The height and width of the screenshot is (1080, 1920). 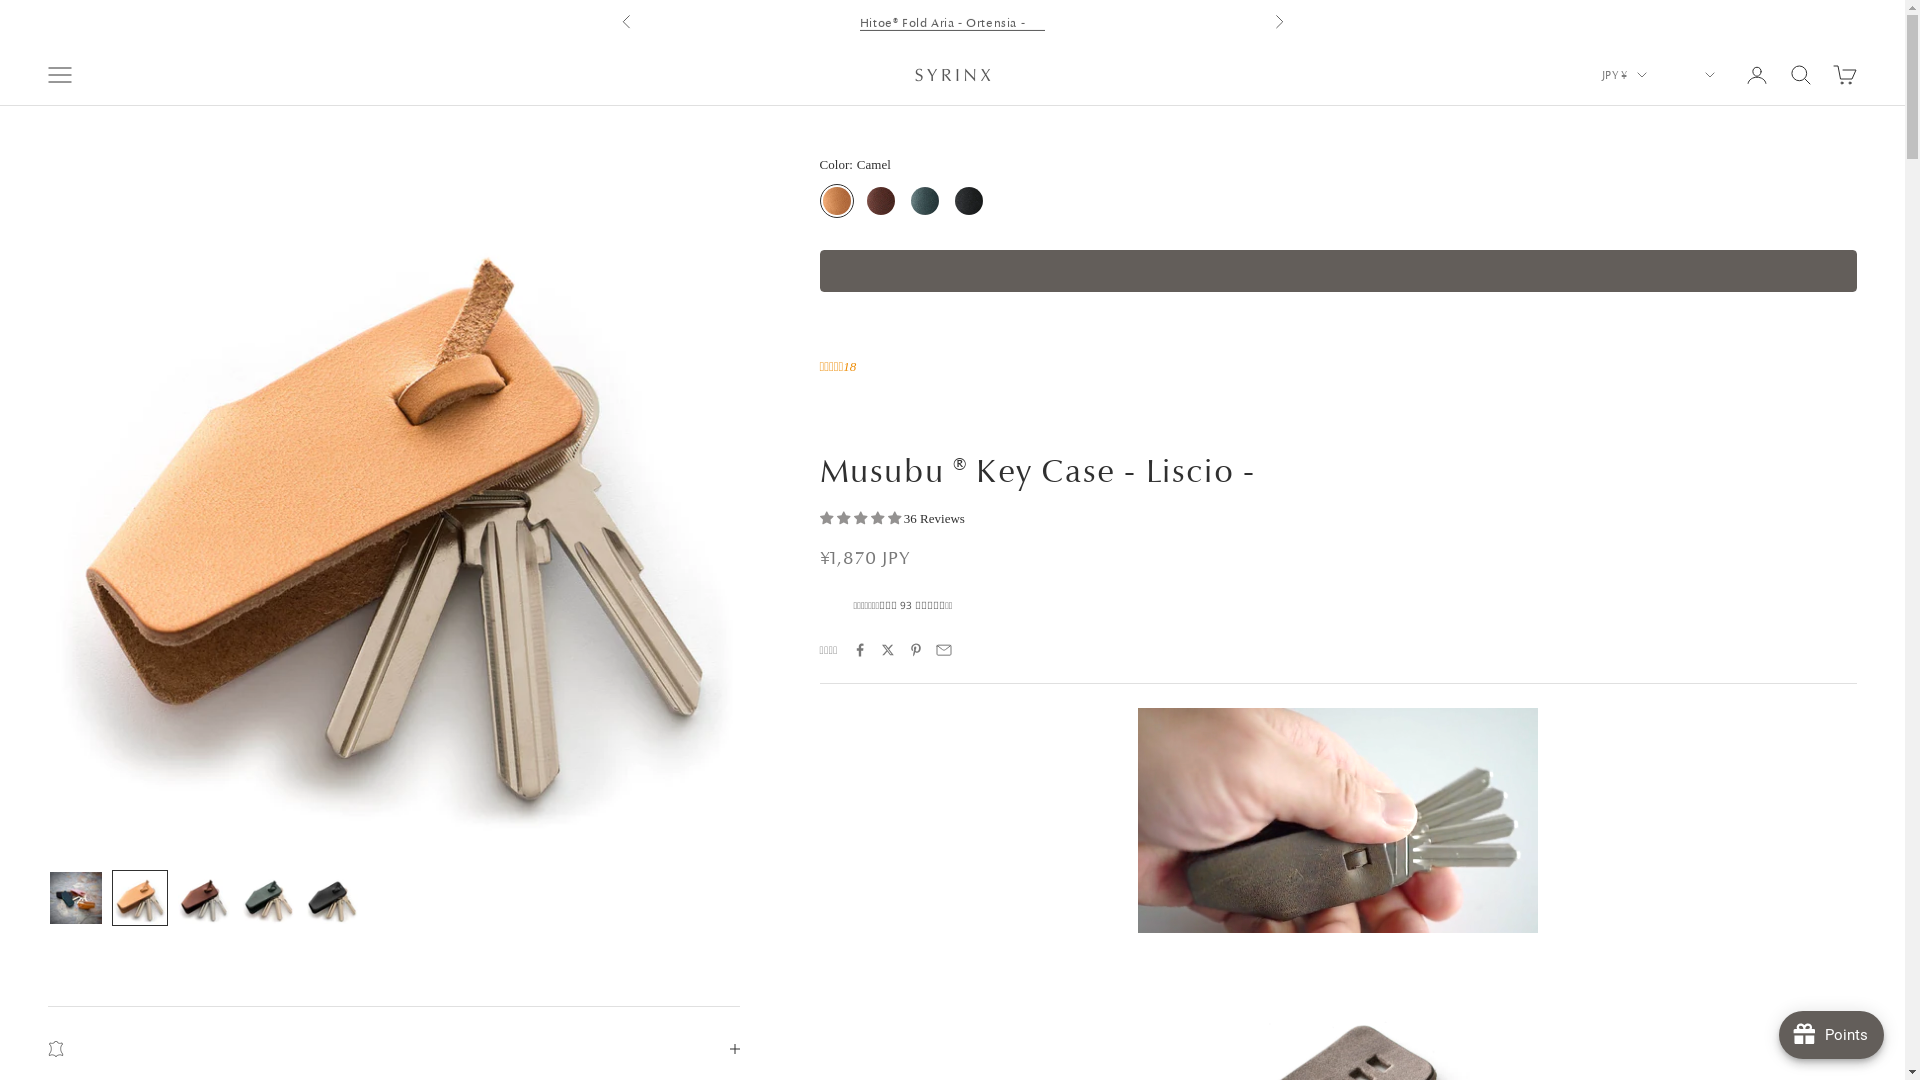 What do you see at coordinates (950, 73) in the screenshot?
I see `'Syrinx'` at bounding box center [950, 73].